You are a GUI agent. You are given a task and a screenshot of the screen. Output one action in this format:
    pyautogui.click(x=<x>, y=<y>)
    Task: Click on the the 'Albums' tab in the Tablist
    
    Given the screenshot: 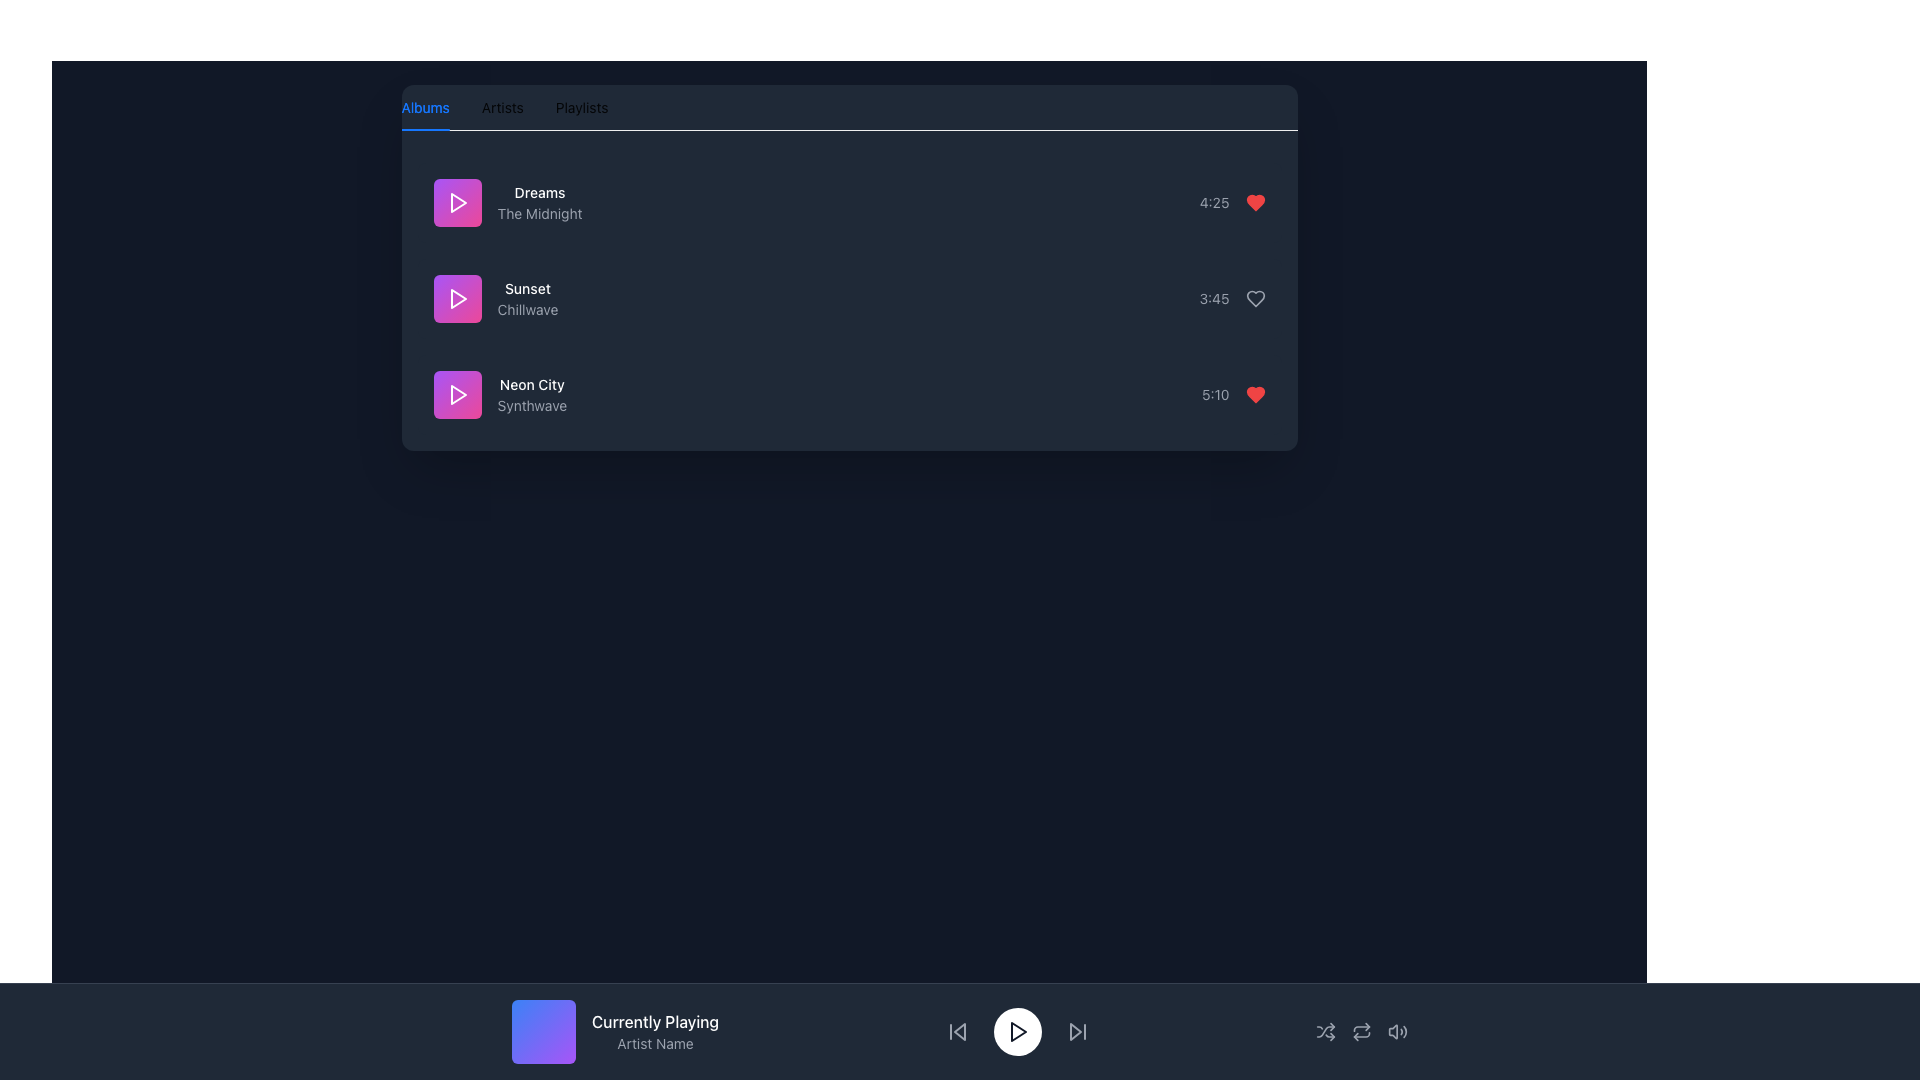 What is the action you would take?
    pyautogui.click(x=849, y=108)
    